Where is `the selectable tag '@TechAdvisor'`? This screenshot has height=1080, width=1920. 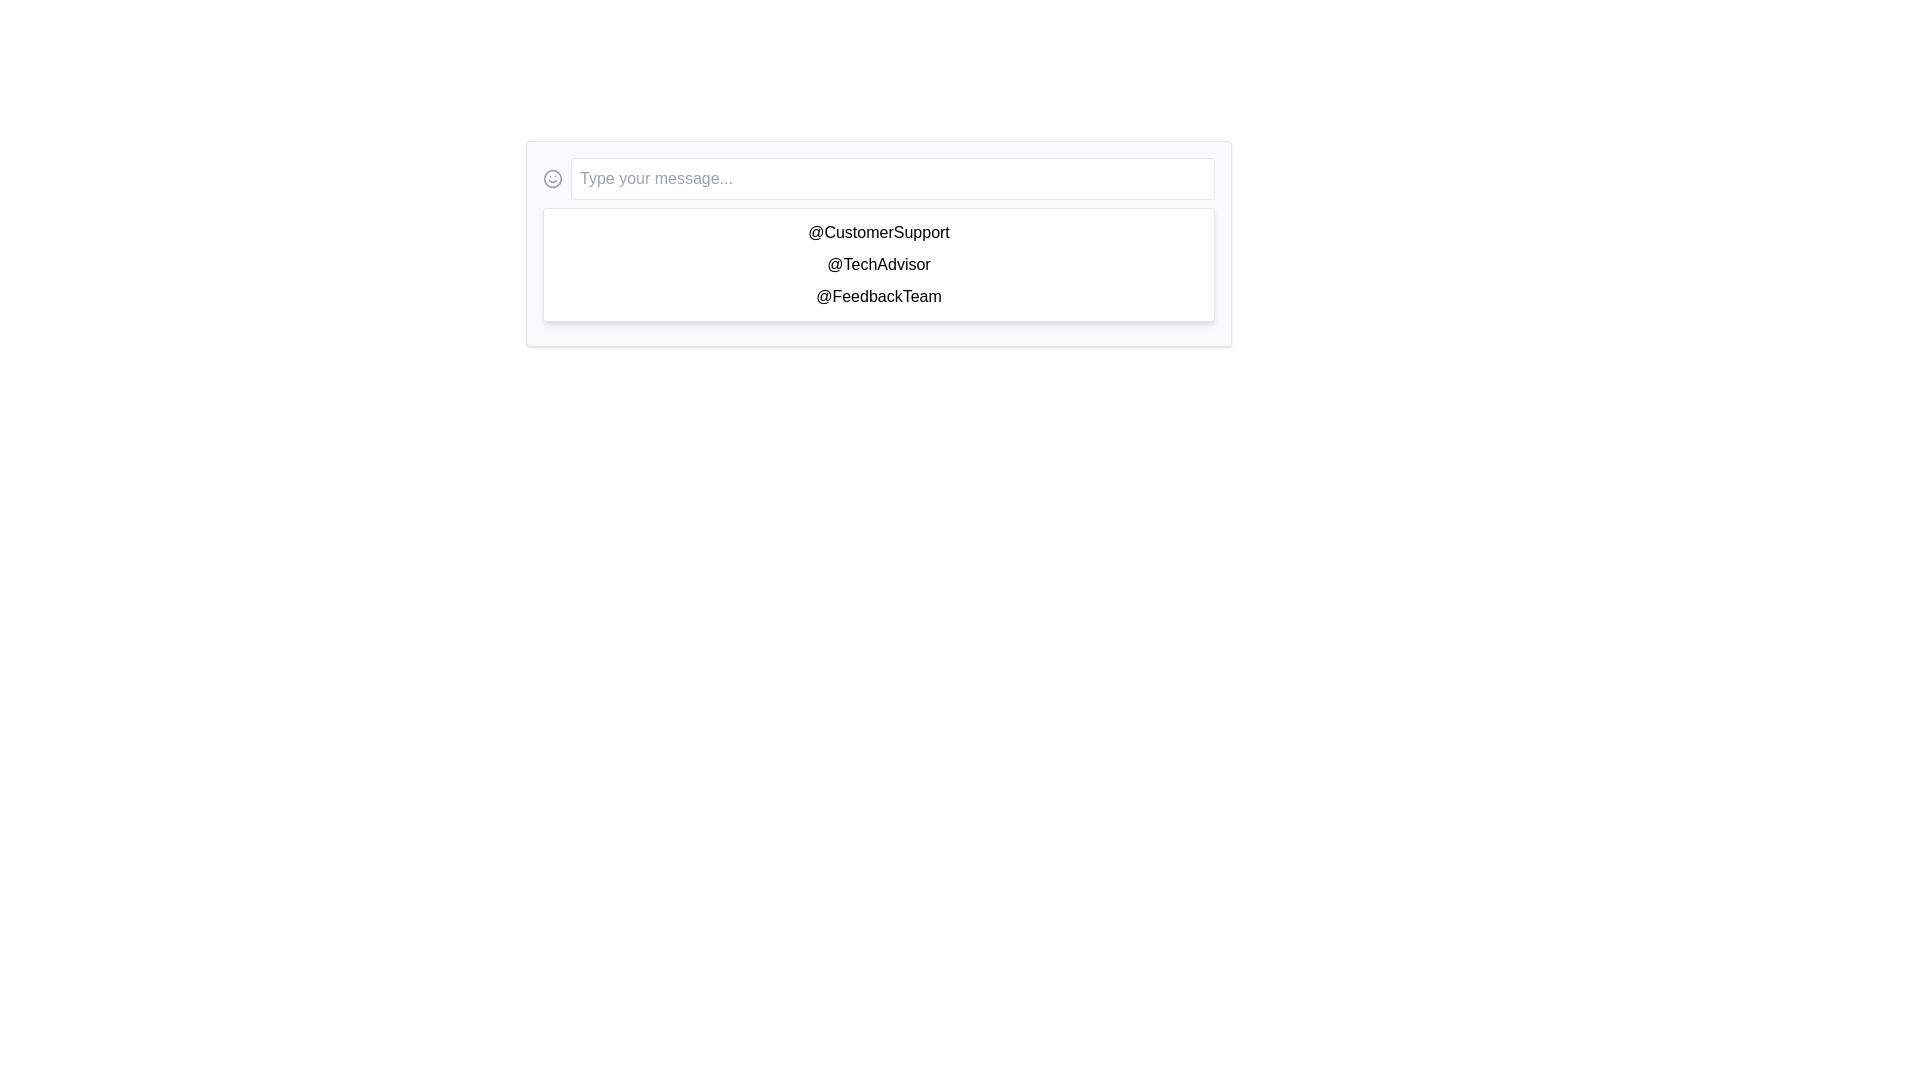 the selectable tag '@TechAdvisor' is located at coordinates (878, 264).